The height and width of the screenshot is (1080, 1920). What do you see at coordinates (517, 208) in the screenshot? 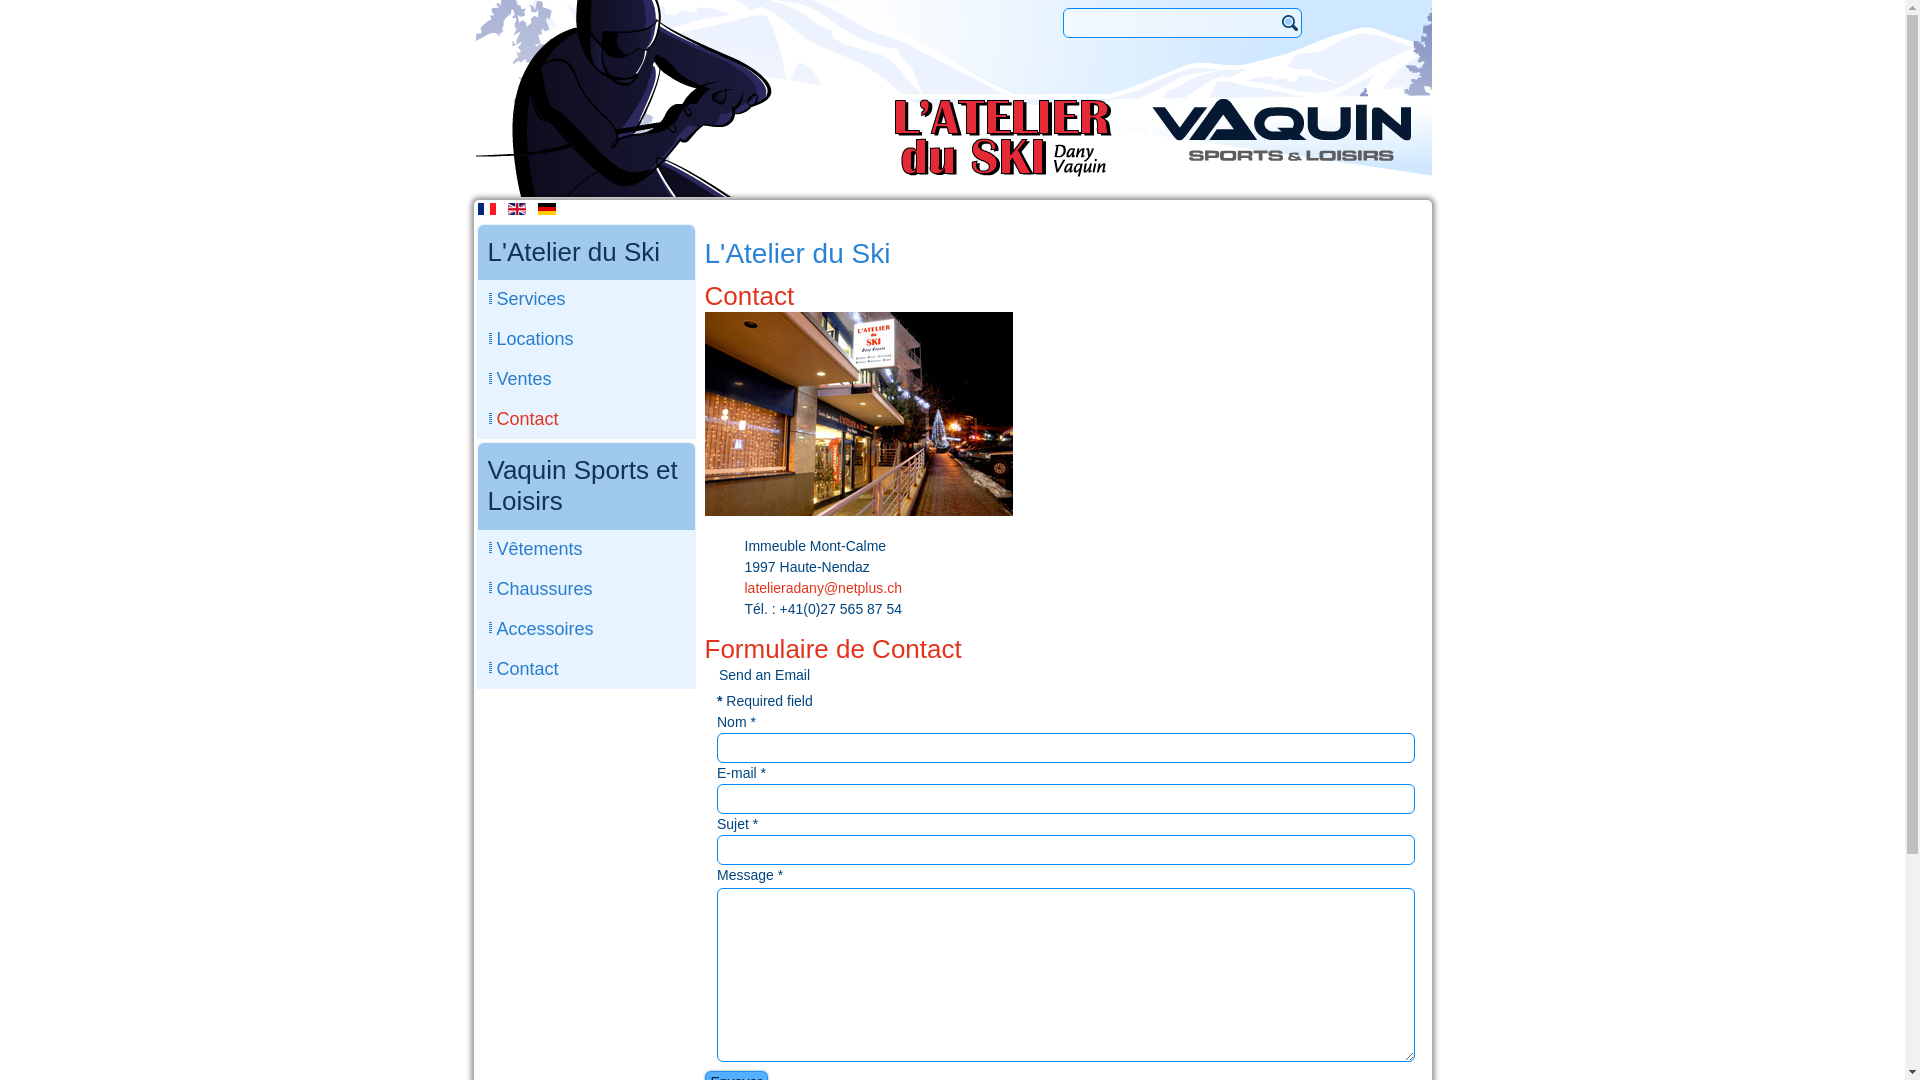
I see `'English'` at bounding box center [517, 208].